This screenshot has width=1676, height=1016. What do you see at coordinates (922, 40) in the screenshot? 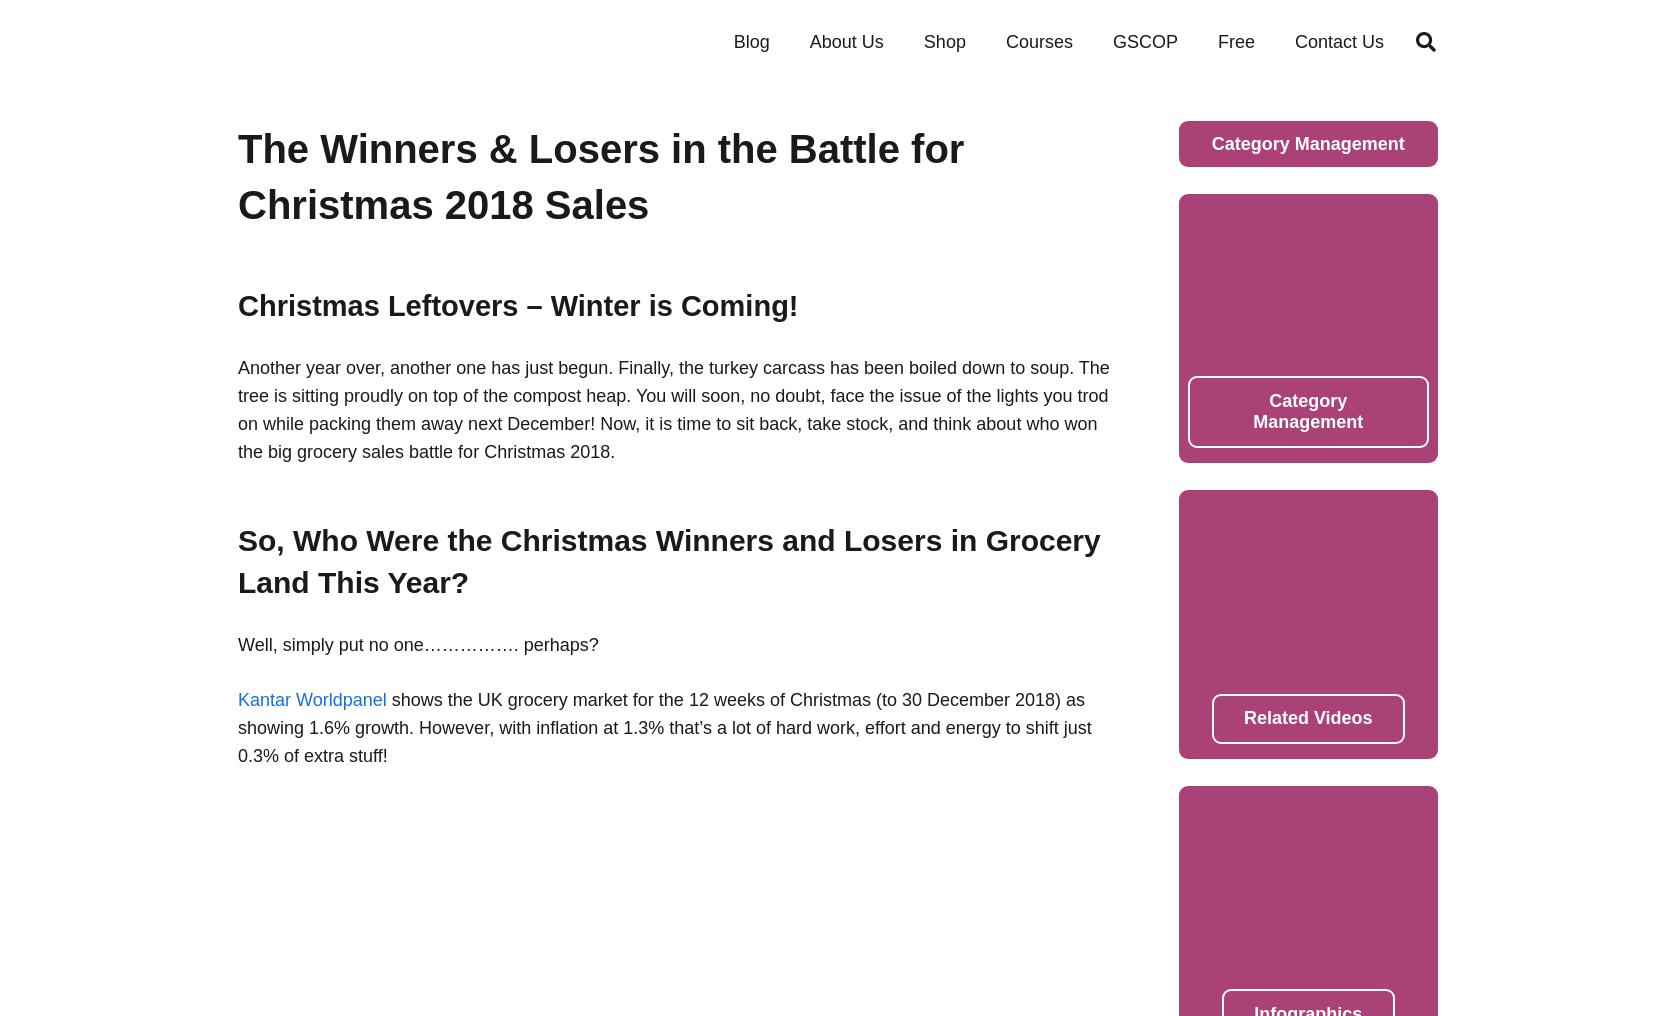
I see `'Shop'` at bounding box center [922, 40].